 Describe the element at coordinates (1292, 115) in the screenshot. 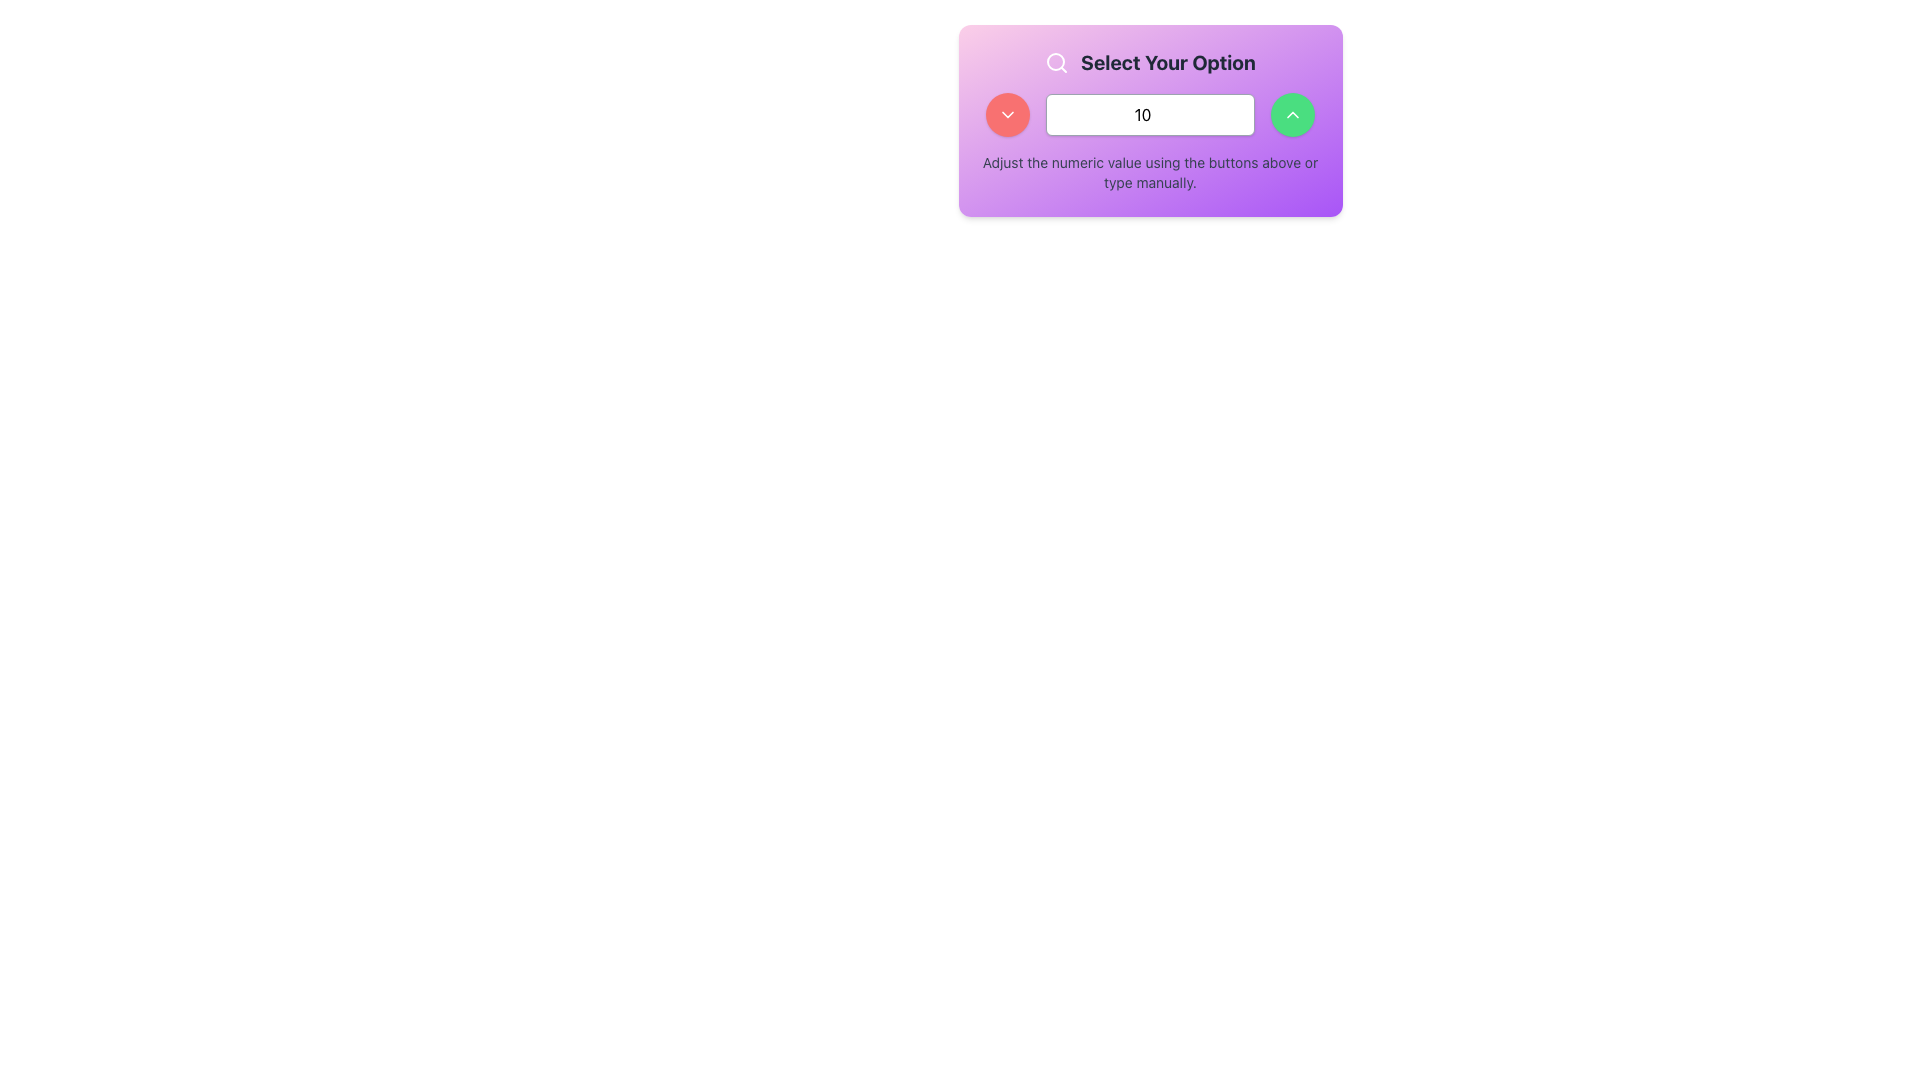

I see `the button that increases the numeric value in the adjacent input field, located in the far-right position of a horizontal layout group` at that location.